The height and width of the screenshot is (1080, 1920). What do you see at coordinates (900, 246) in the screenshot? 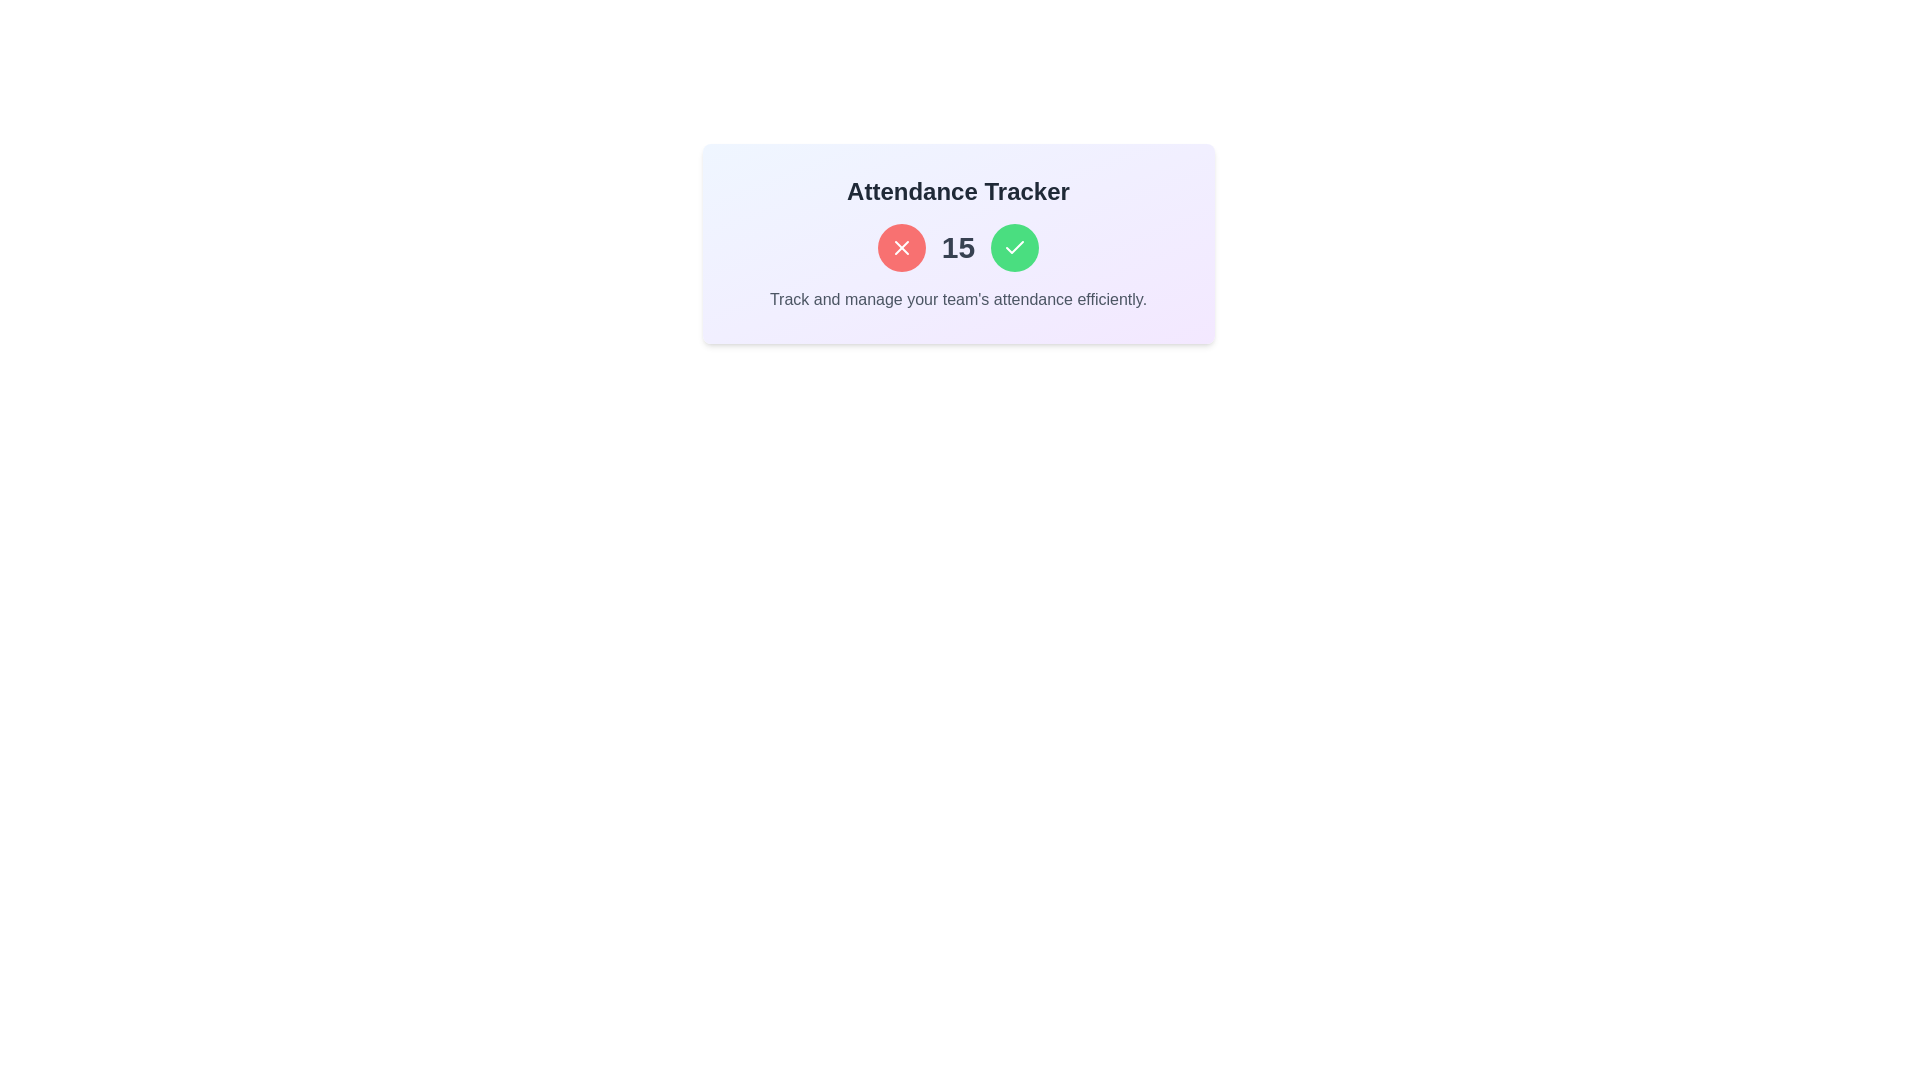
I see `the circular red button with a white cross icon` at bounding box center [900, 246].